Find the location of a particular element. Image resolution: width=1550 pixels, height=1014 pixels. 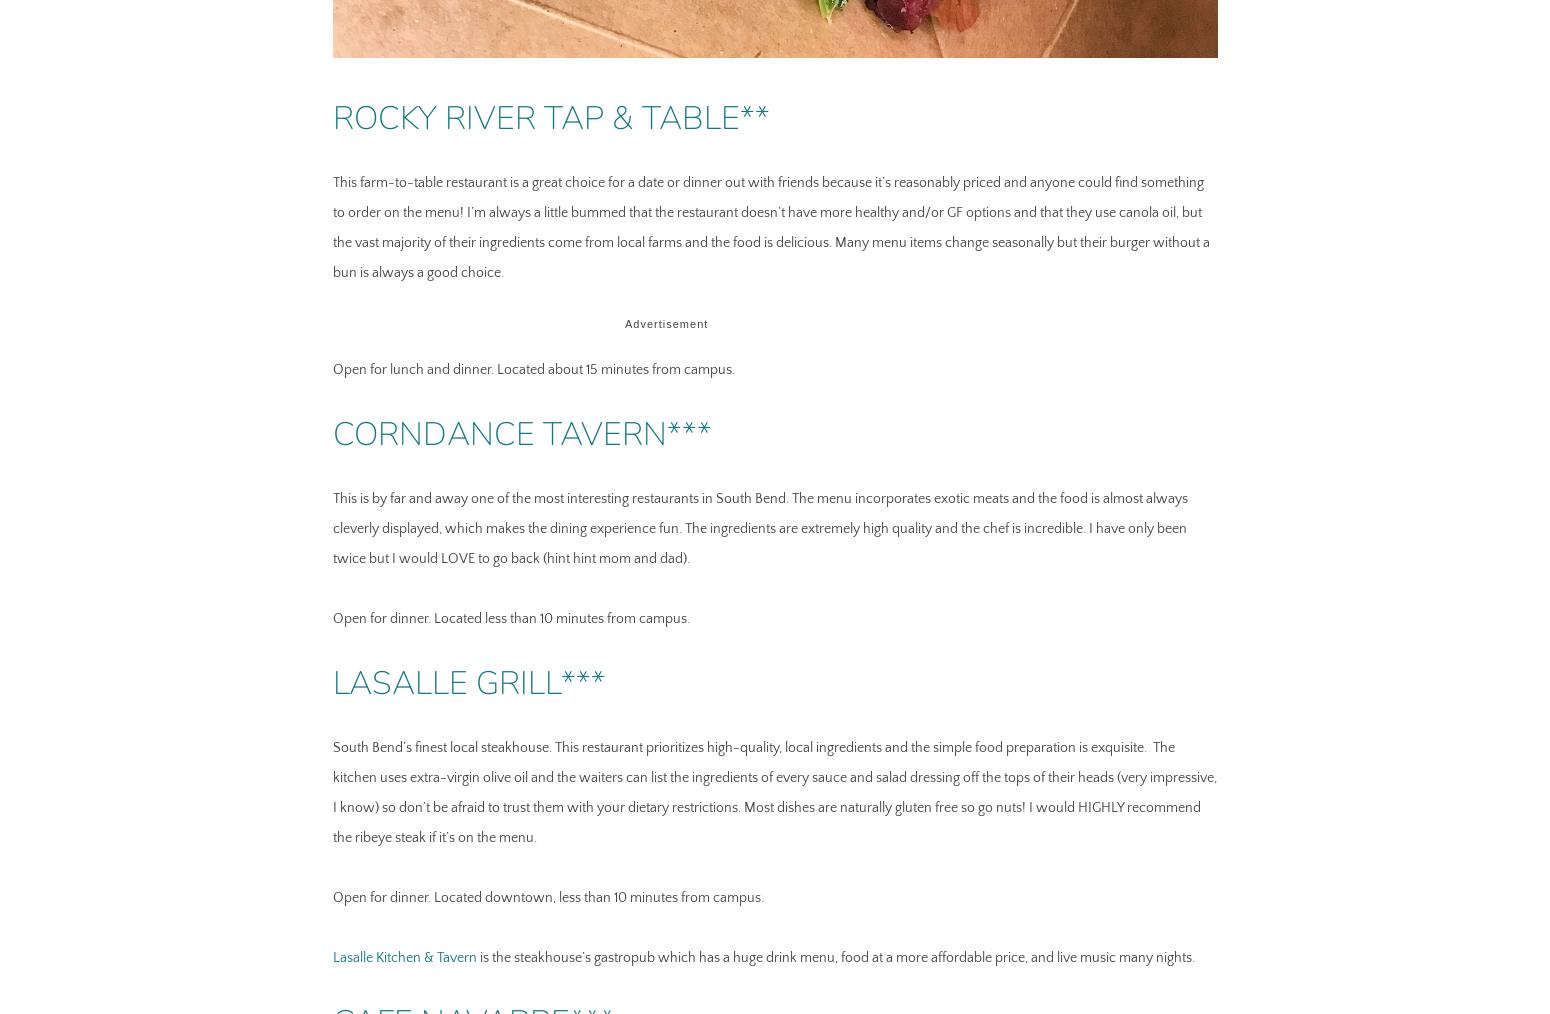

'South Bend’s finest local steakhouse. This restaurant prioritizes high-quality, local ingredients and the simple food preparation is exquisite.  The kitchen uses extra-virgin olive oil and the waiters can list the ingredients of every sauce and salad dressing off the tops of their heads (very impressive, I know) so don’t be afraid to trust them with your dietary restrictions. Most dishes are naturally gluten free so go nuts! I would HIGHLY recommend the ribeye steak if it’s on the menu.' is located at coordinates (774, 792).